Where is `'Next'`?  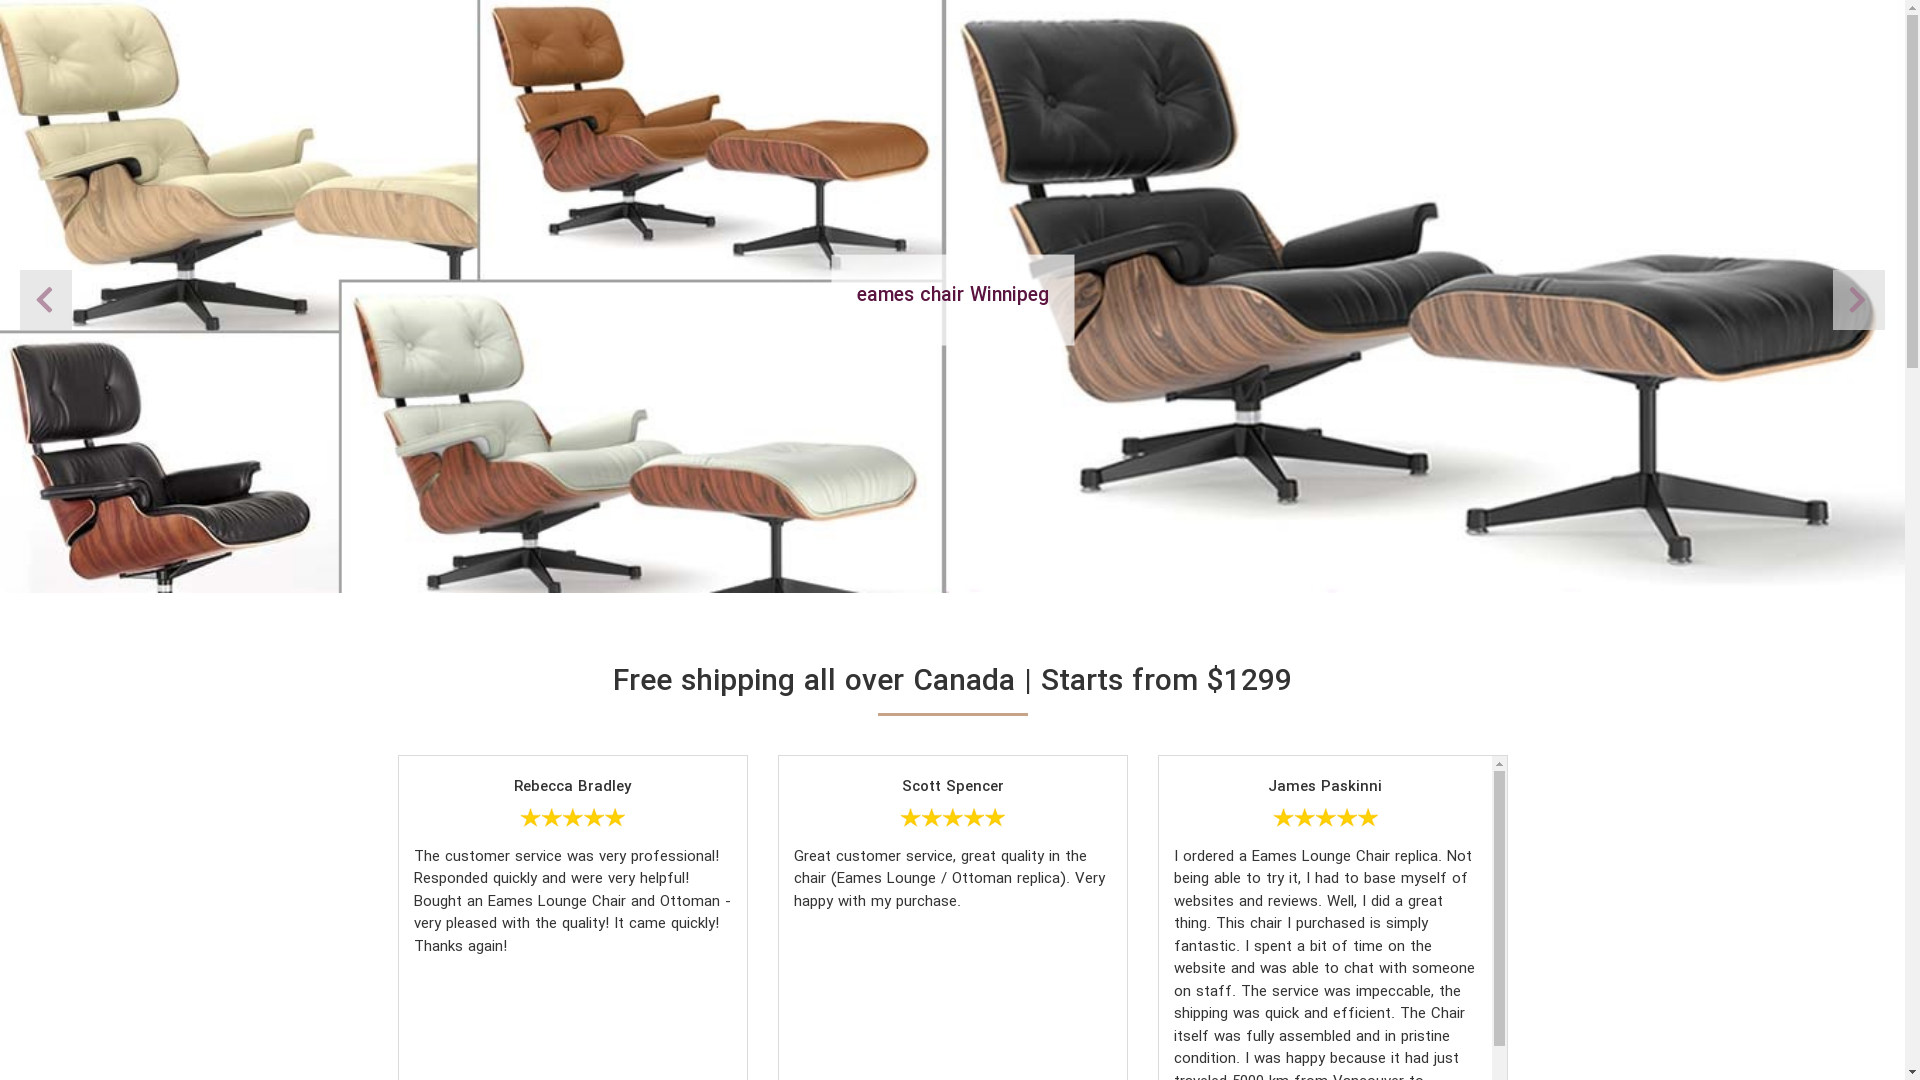
'Next' is located at coordinates (46, 300).